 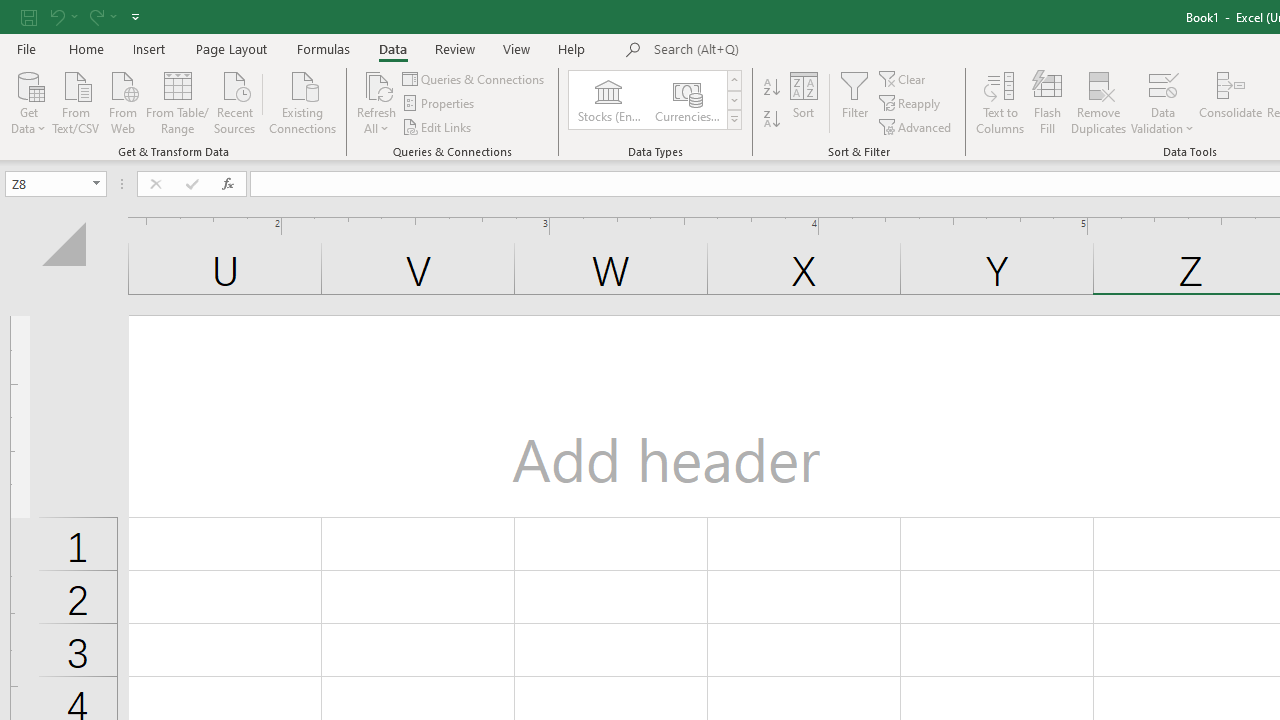 What do you see at coordinates (733, 119) in the screenshot?
I see `'Class: NetUIImage'` at bounding box center [733, 119].